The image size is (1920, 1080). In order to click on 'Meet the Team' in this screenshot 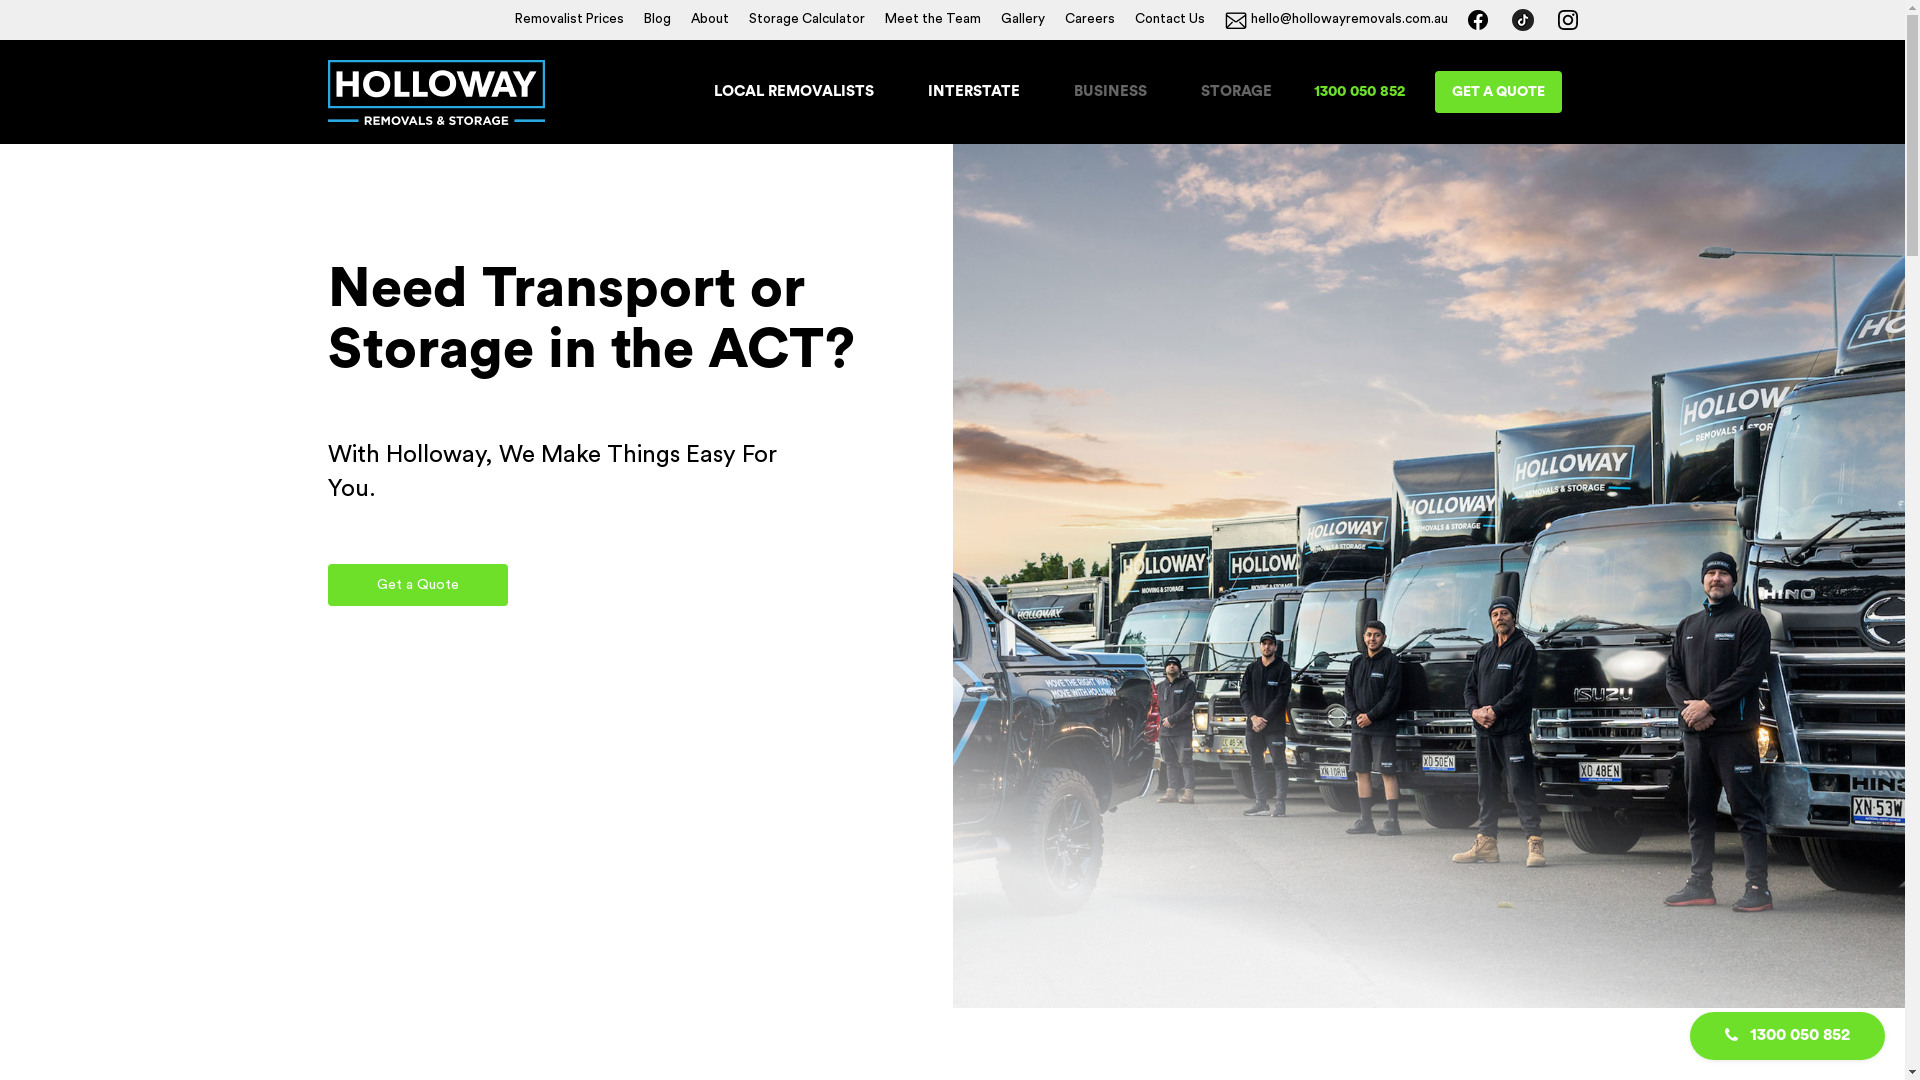, I will do `click(930, 19)`.